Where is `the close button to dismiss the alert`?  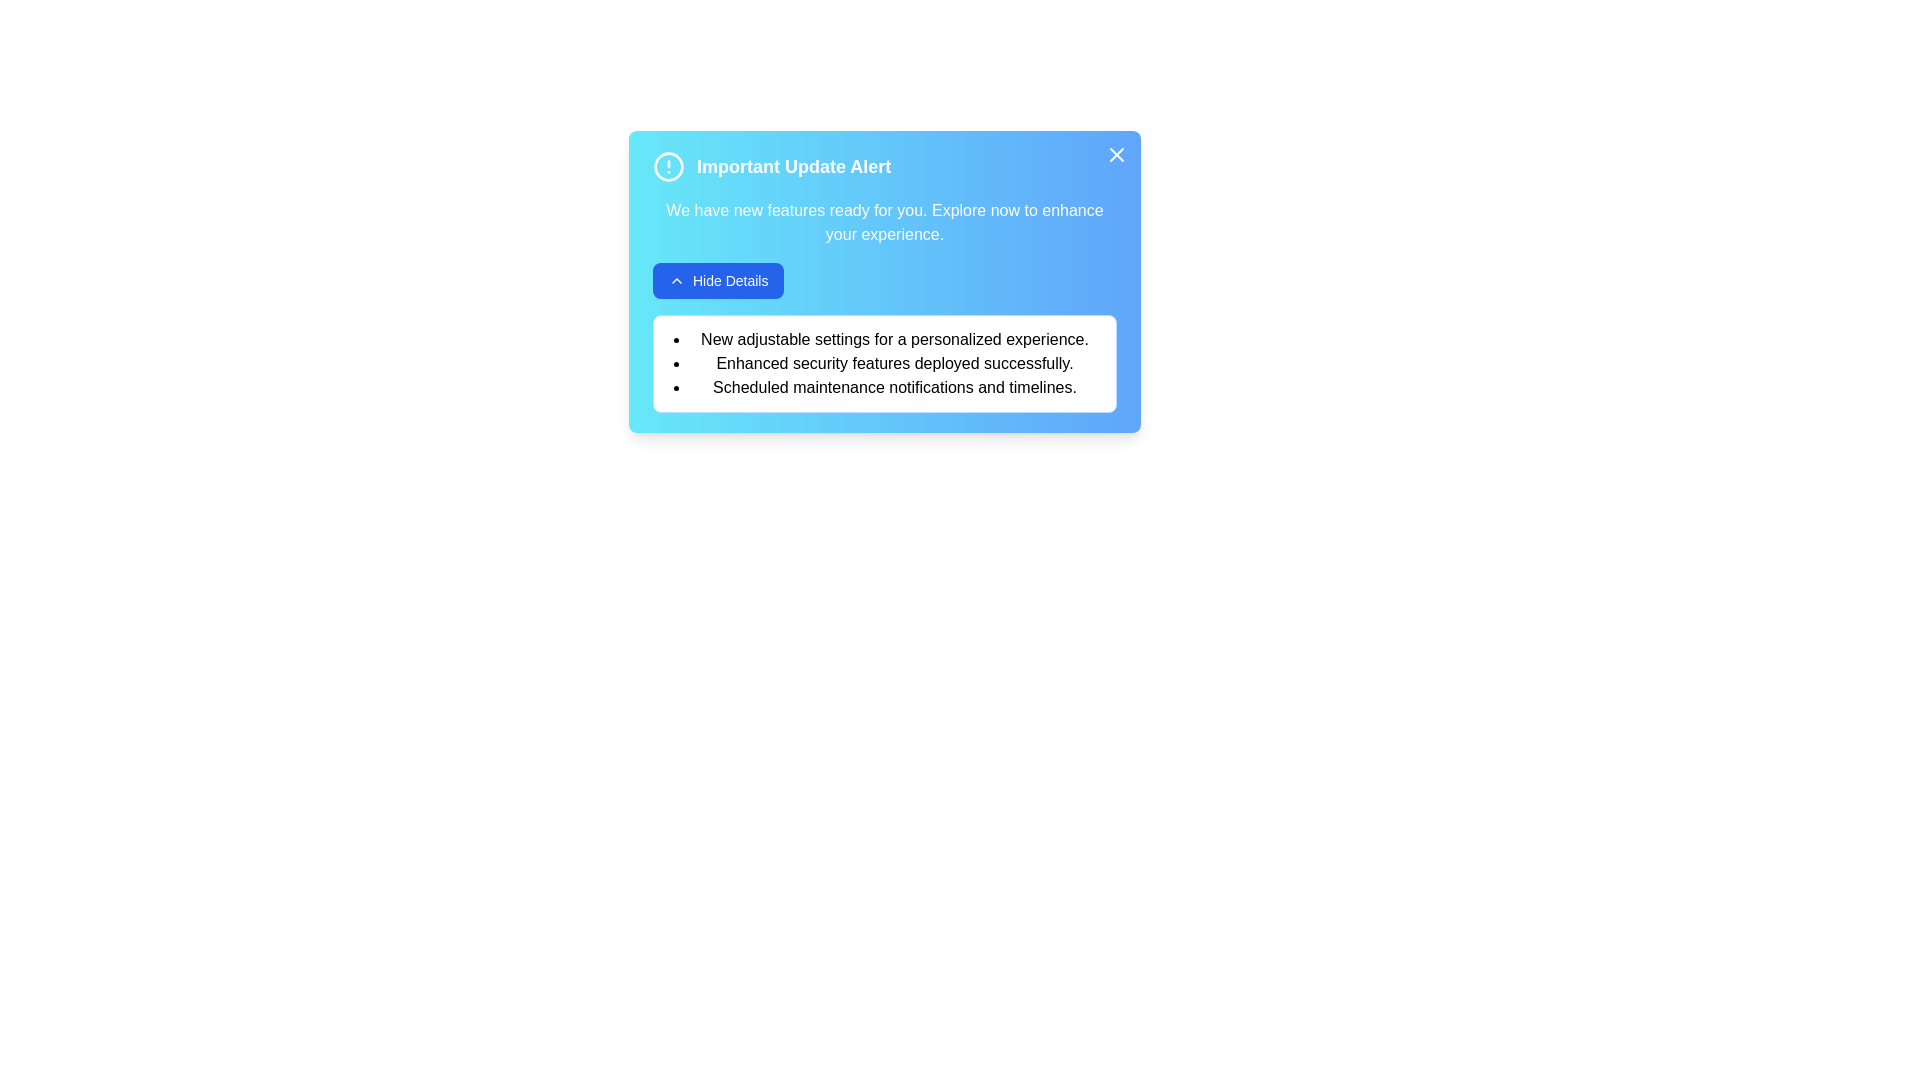 the close button to dismiss the alert is located at coordinates (1116, 153).